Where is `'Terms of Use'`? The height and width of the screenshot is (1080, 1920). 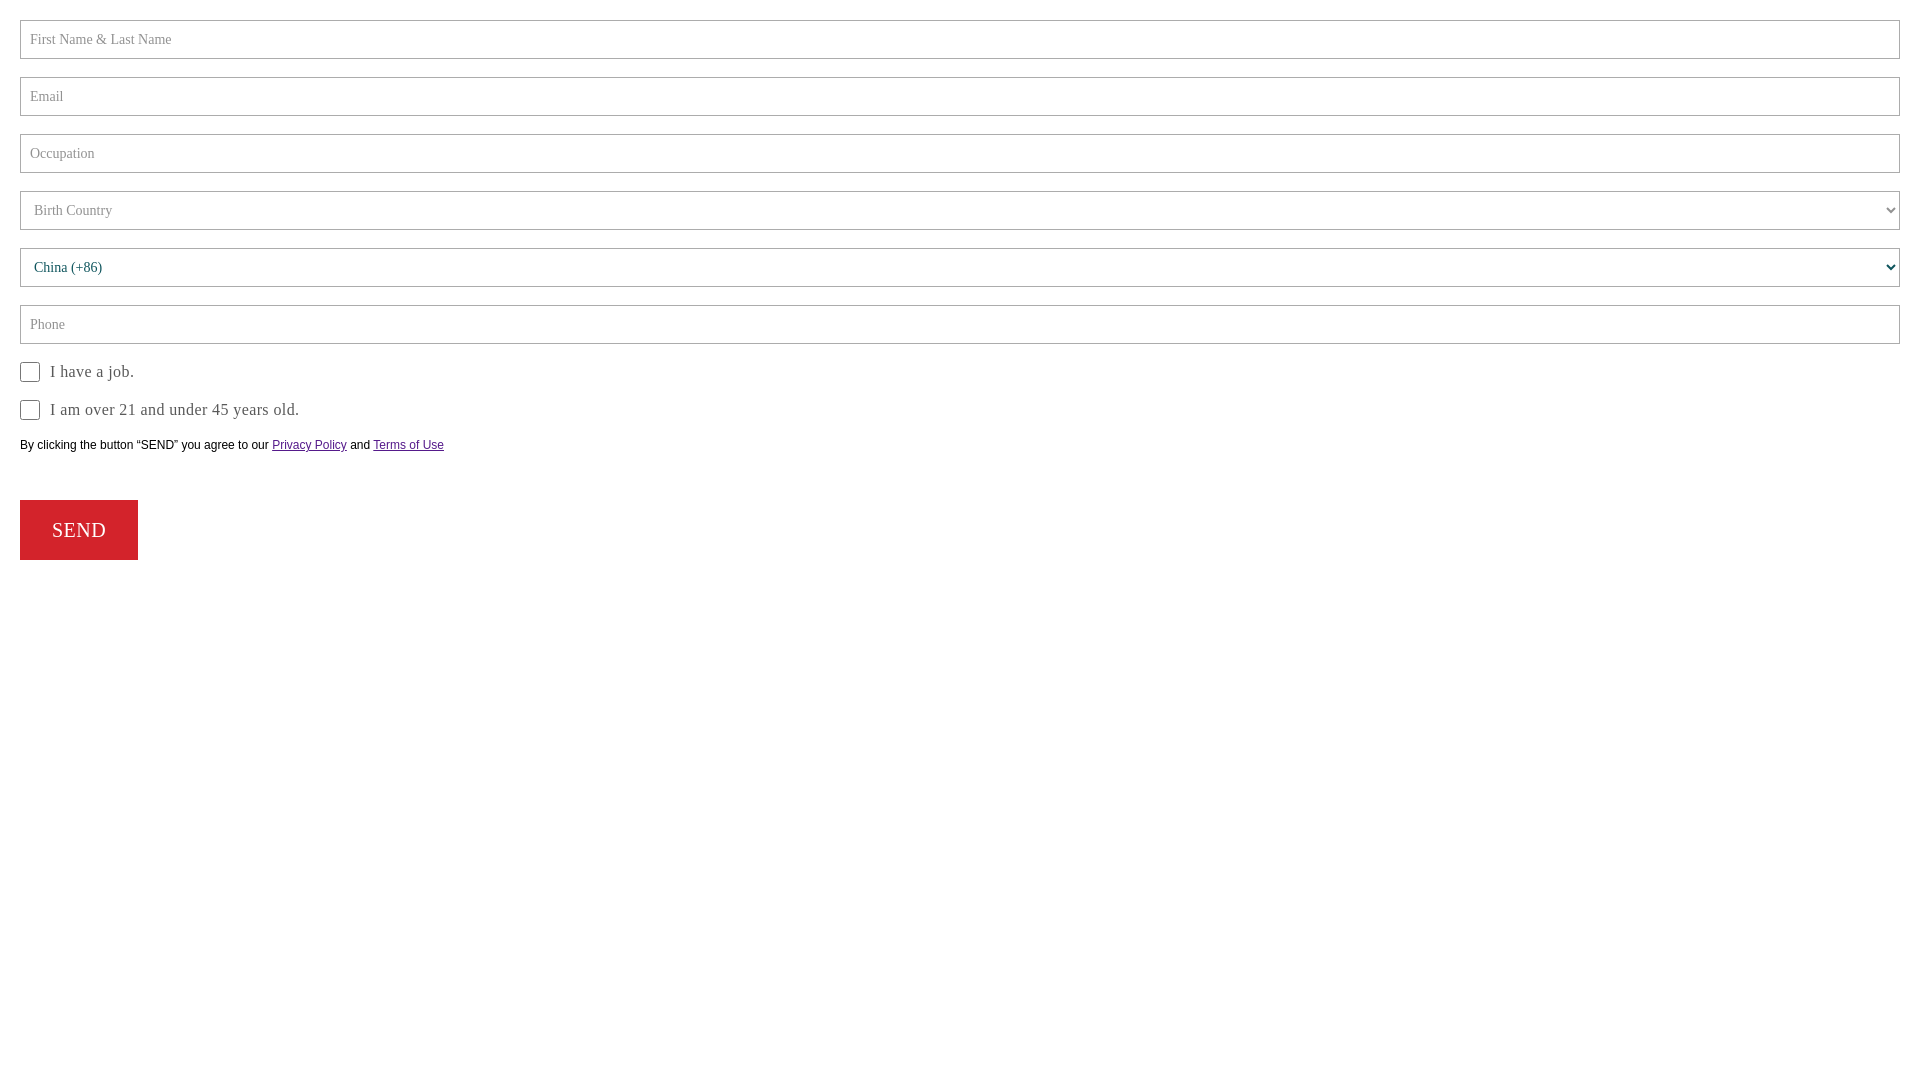
'Terms of Use' is located at coordinates (407, 443).